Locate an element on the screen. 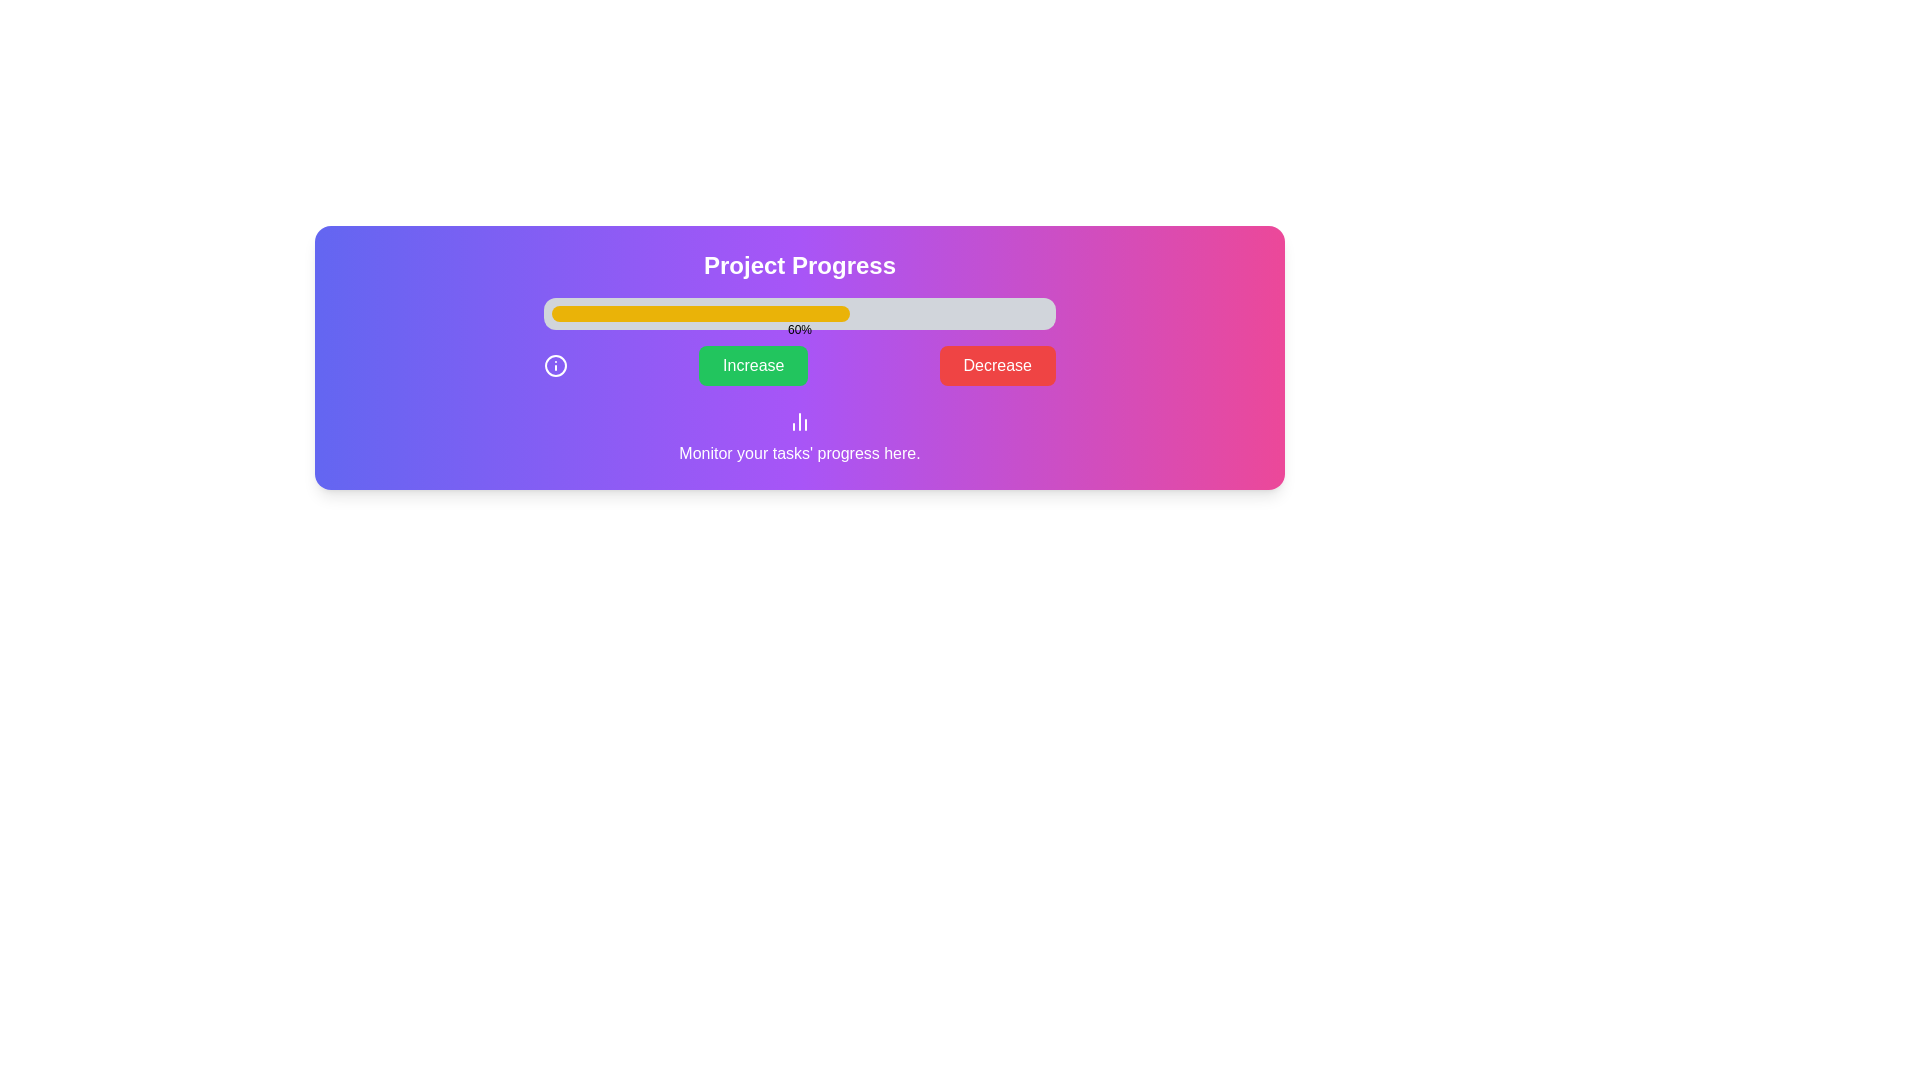  the progress bar indicating 60% completion, which is visually represented with a yellow fill against a gray background, located below the 'Project Progress' heading is located at coordinates (800, 313).